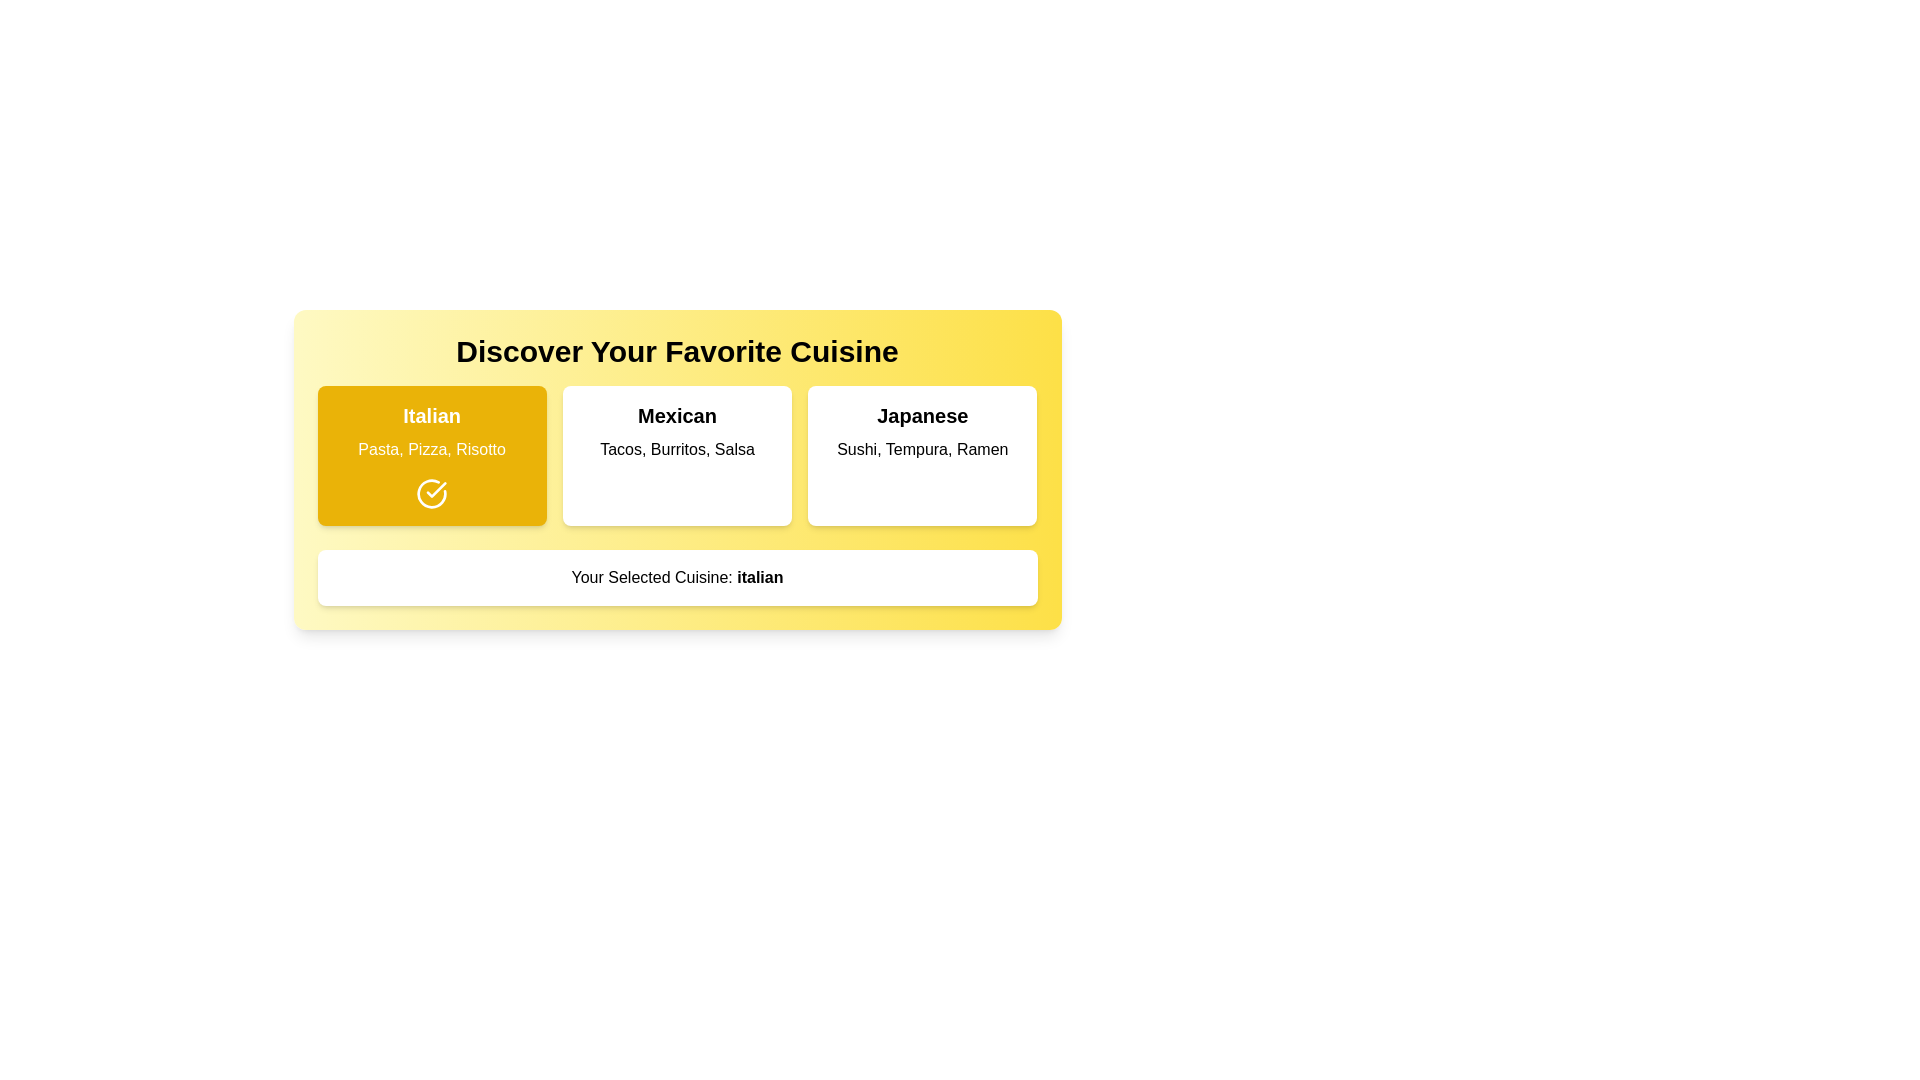 This screenshot has width=1920, height=1080. I want to click on the checkmark icon representing visual confirmation for the Italian cuisine option, located in the lower-right quadrant of the yellow Italian card, so click(435, 489).